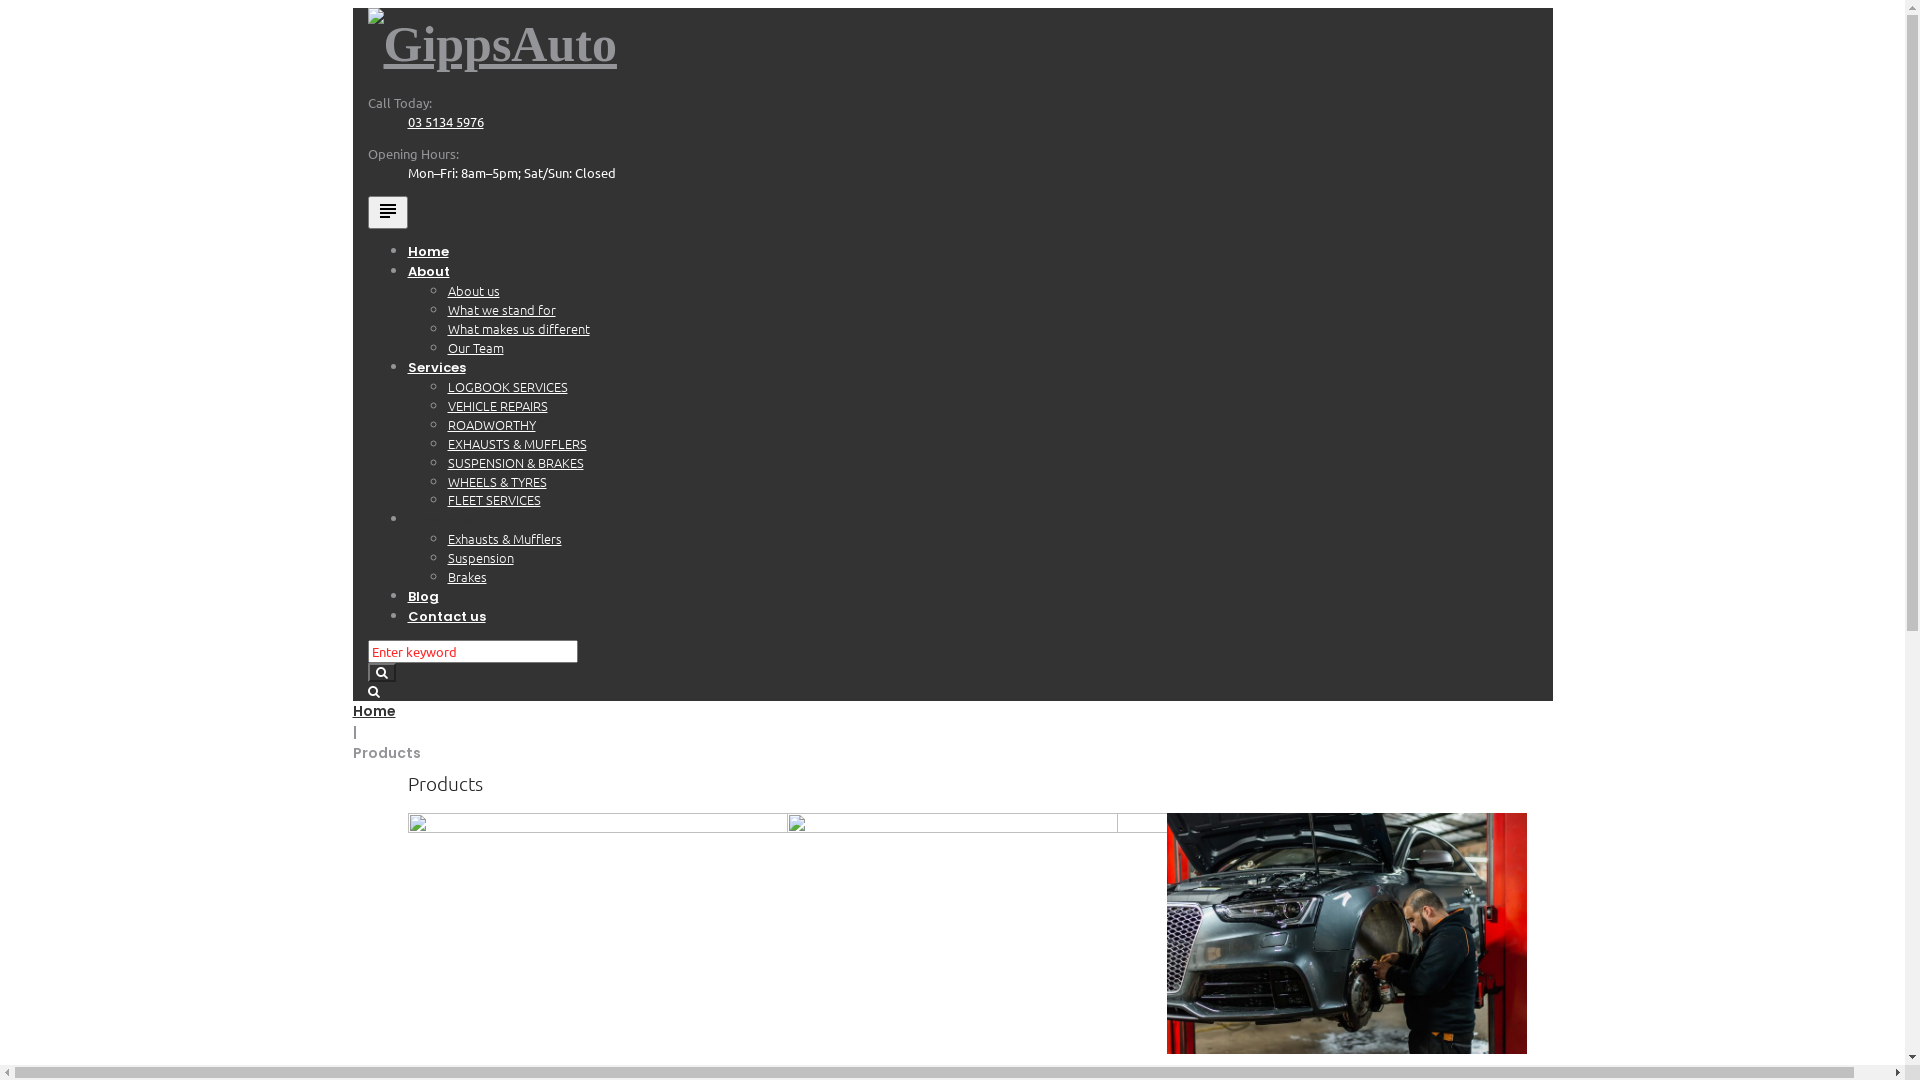 The image size is (1920, 1080). What do you see at coordinates (427, 250) in the screenshot?
I see `'Home'` at bounding box center [427, 250].